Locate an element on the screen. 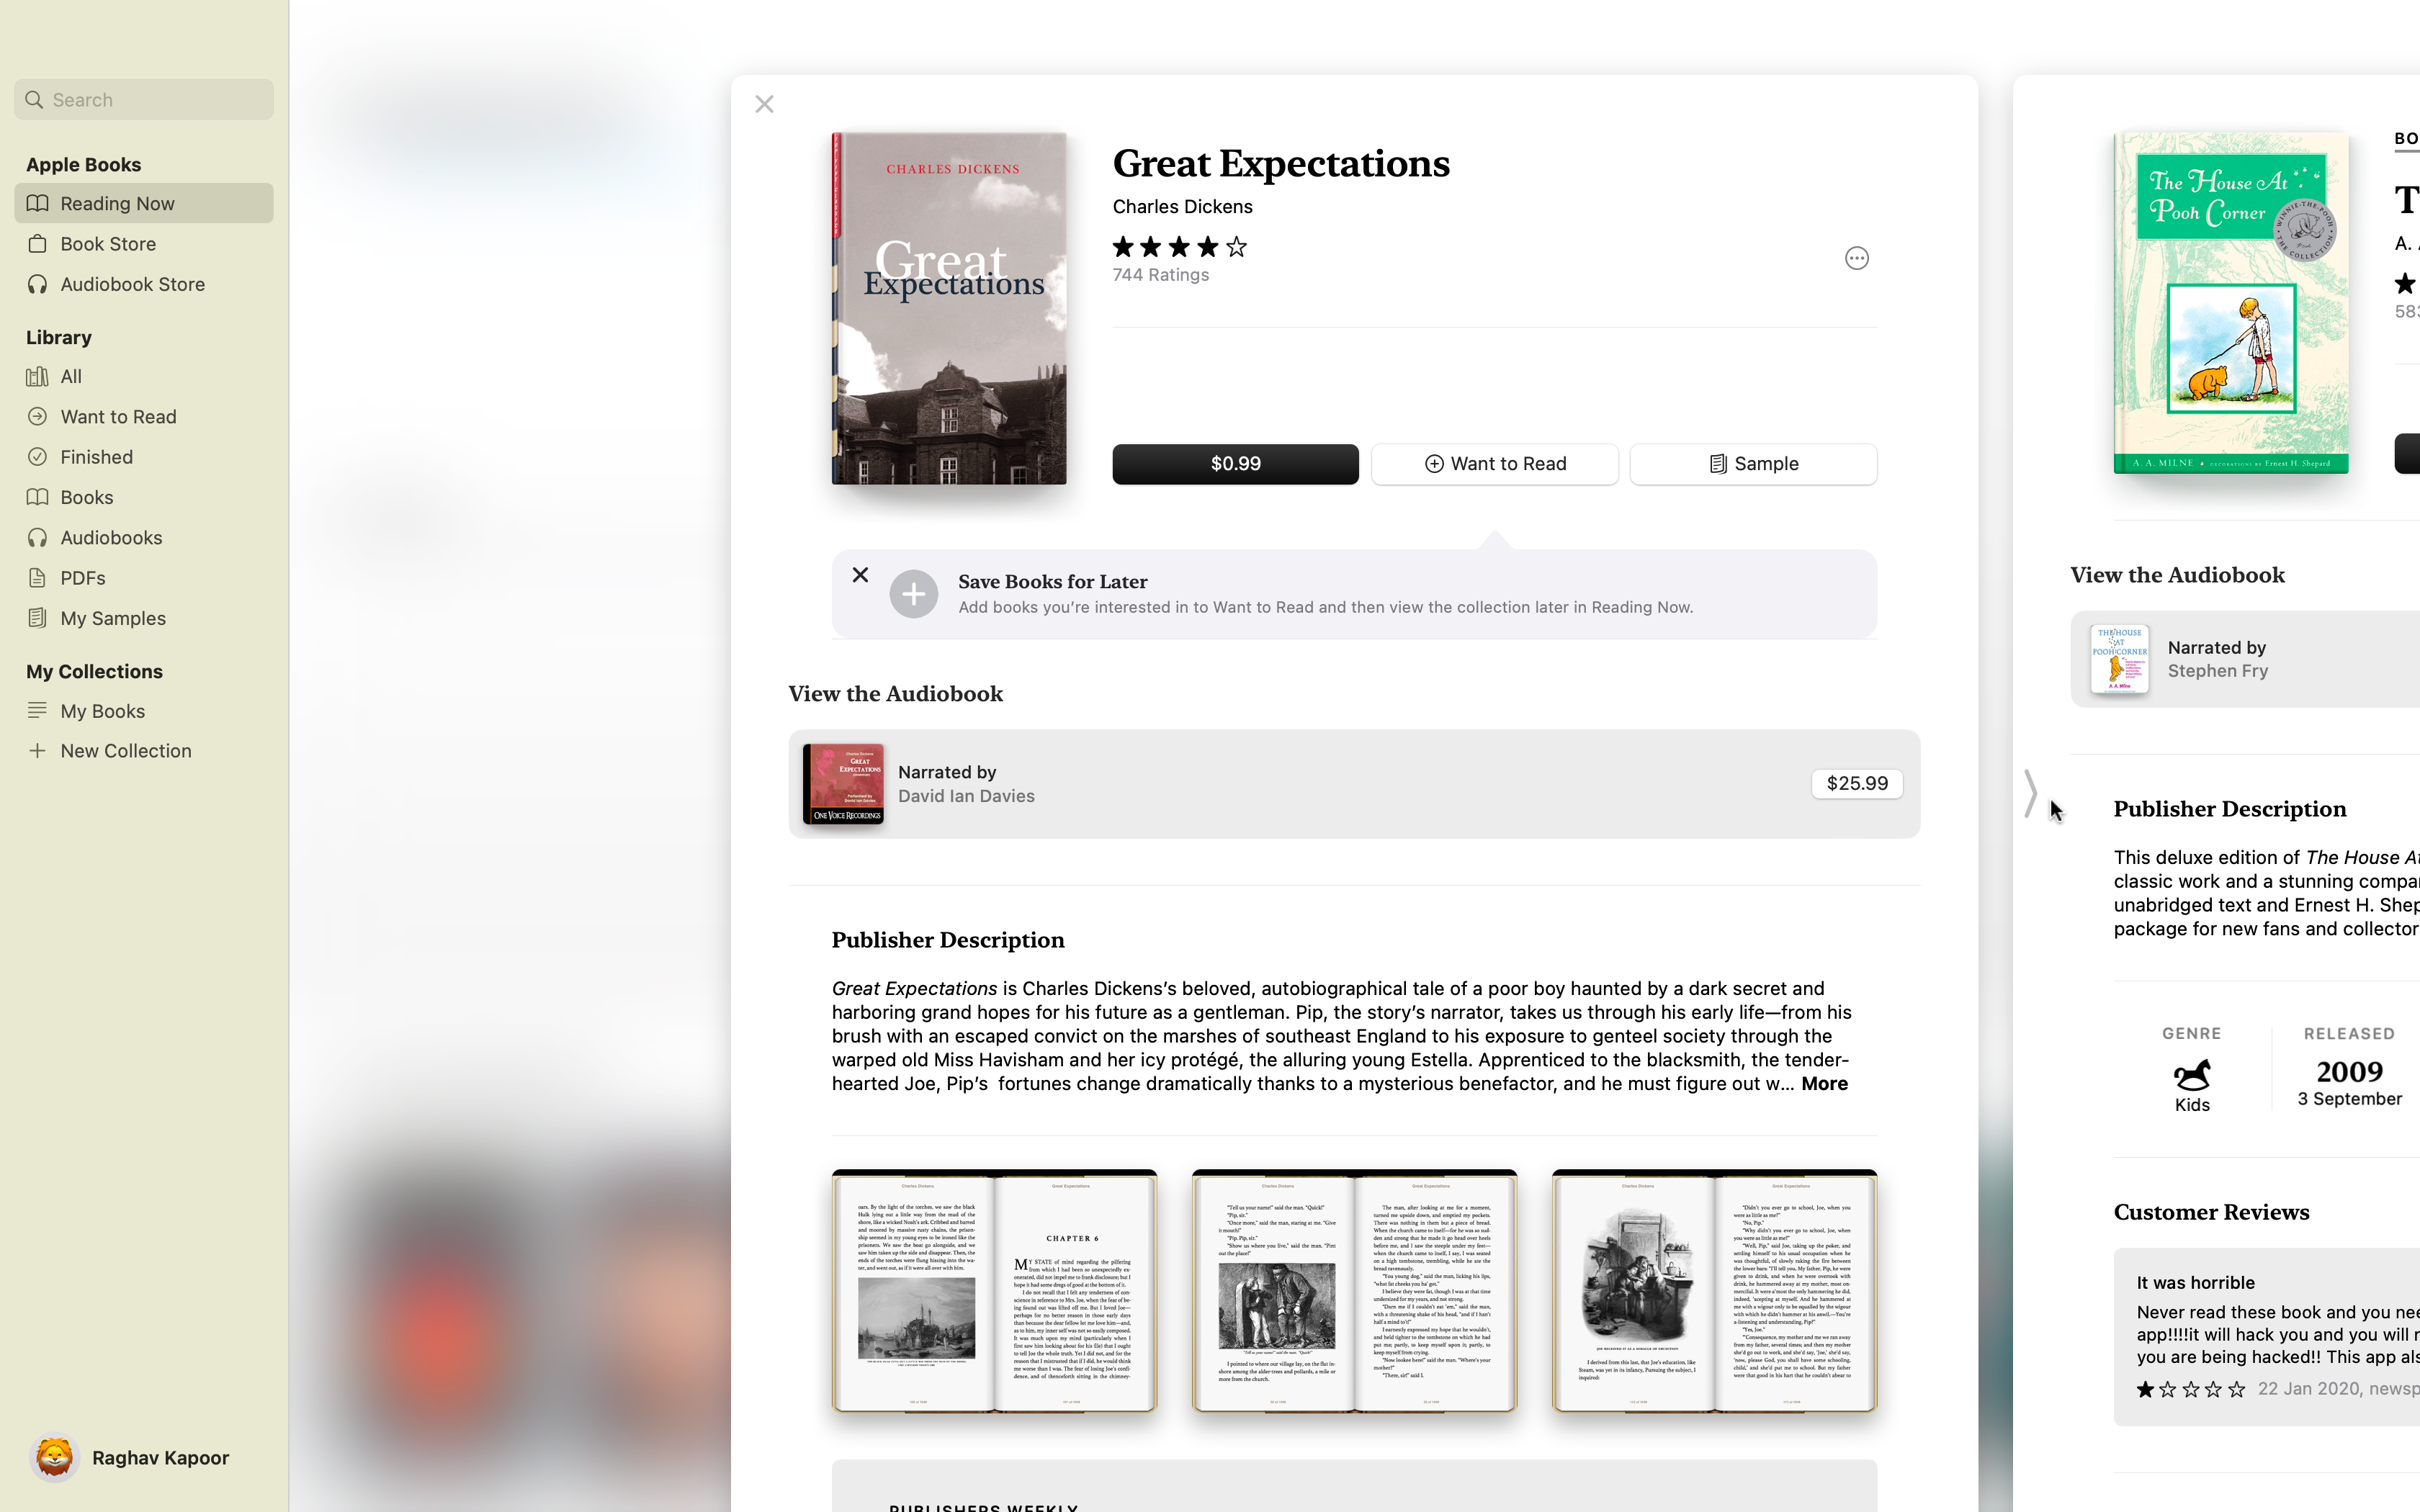 Image resolution: width=2420 pixels, height=1512 pixels. Scroll down to view user reviews about the book is located at coordinates (4549600, 1669248).